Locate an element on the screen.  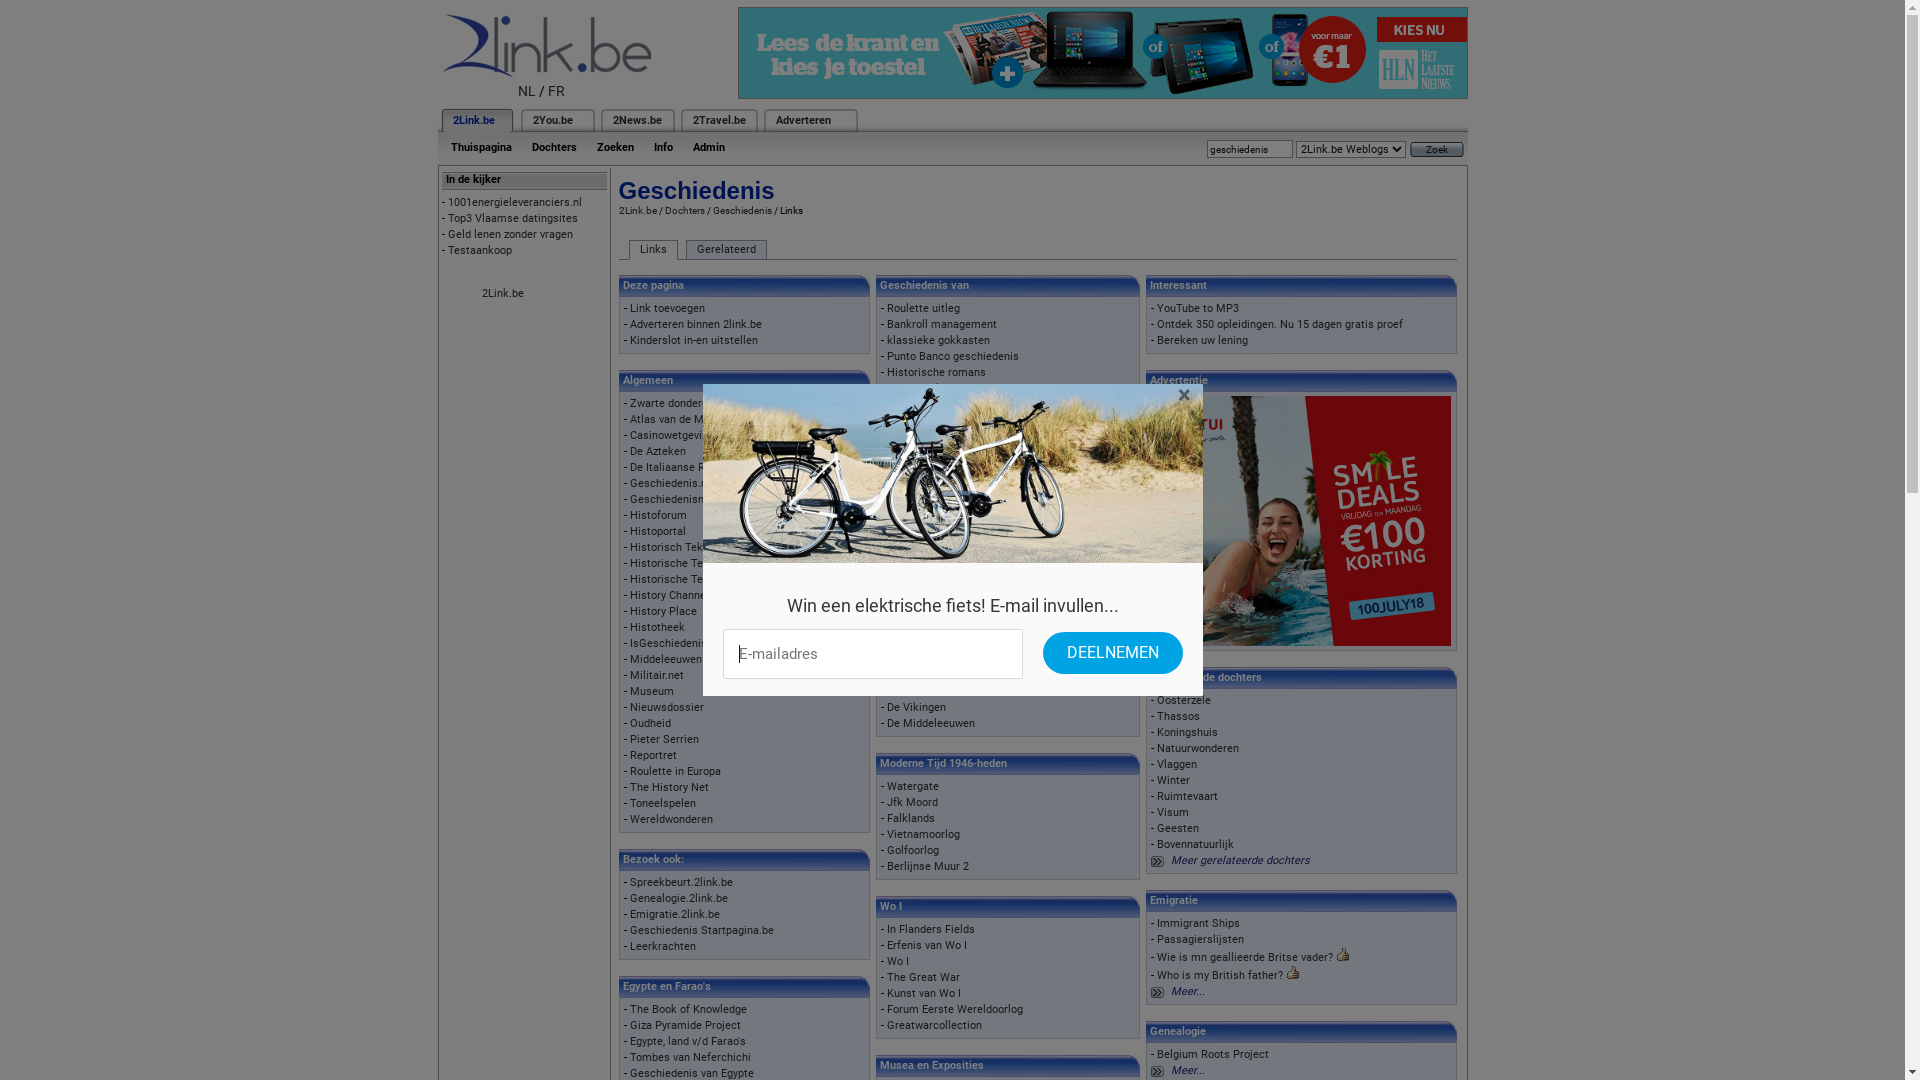
'Koningshuis' is located at coordinates (1187, 732).